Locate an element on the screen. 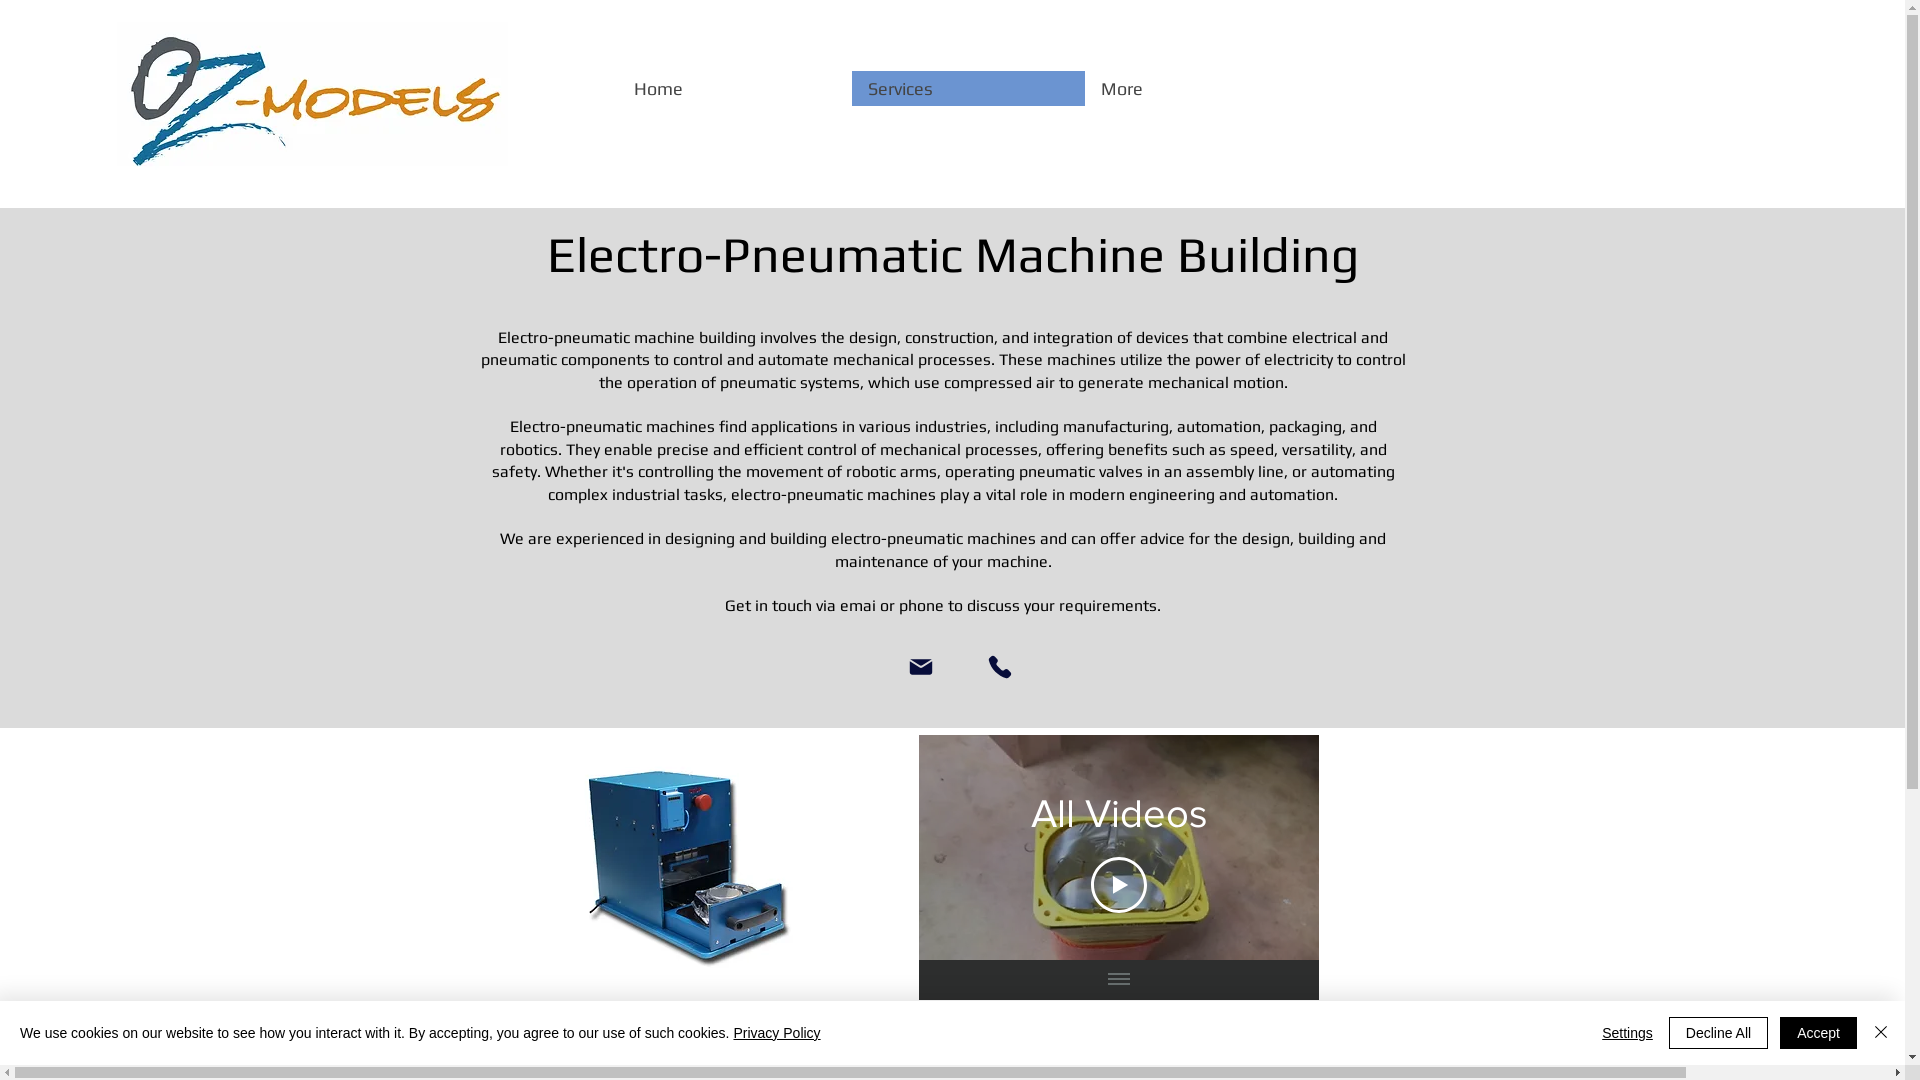  'Privacy Policy' is located at coordinates (775, 1033).